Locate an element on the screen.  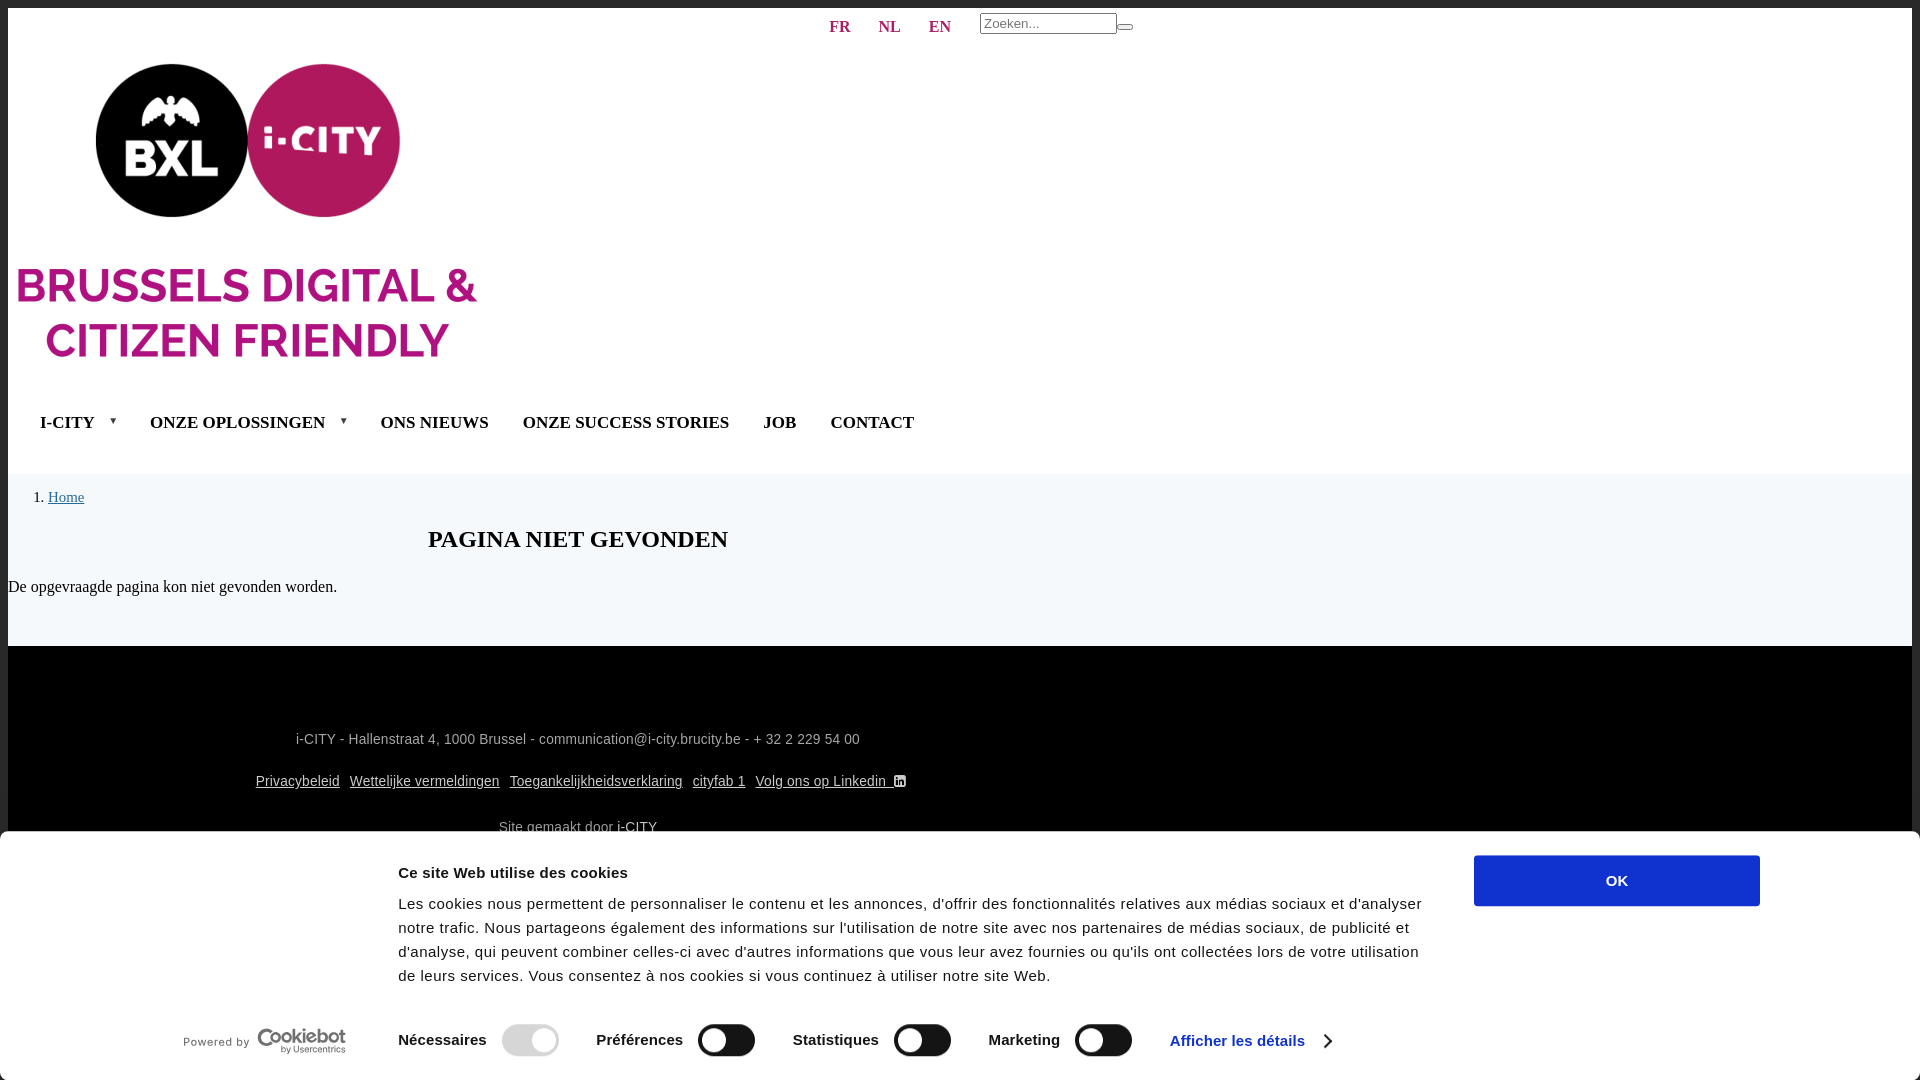
'CONTACT' is located at coordinates (872, 421).